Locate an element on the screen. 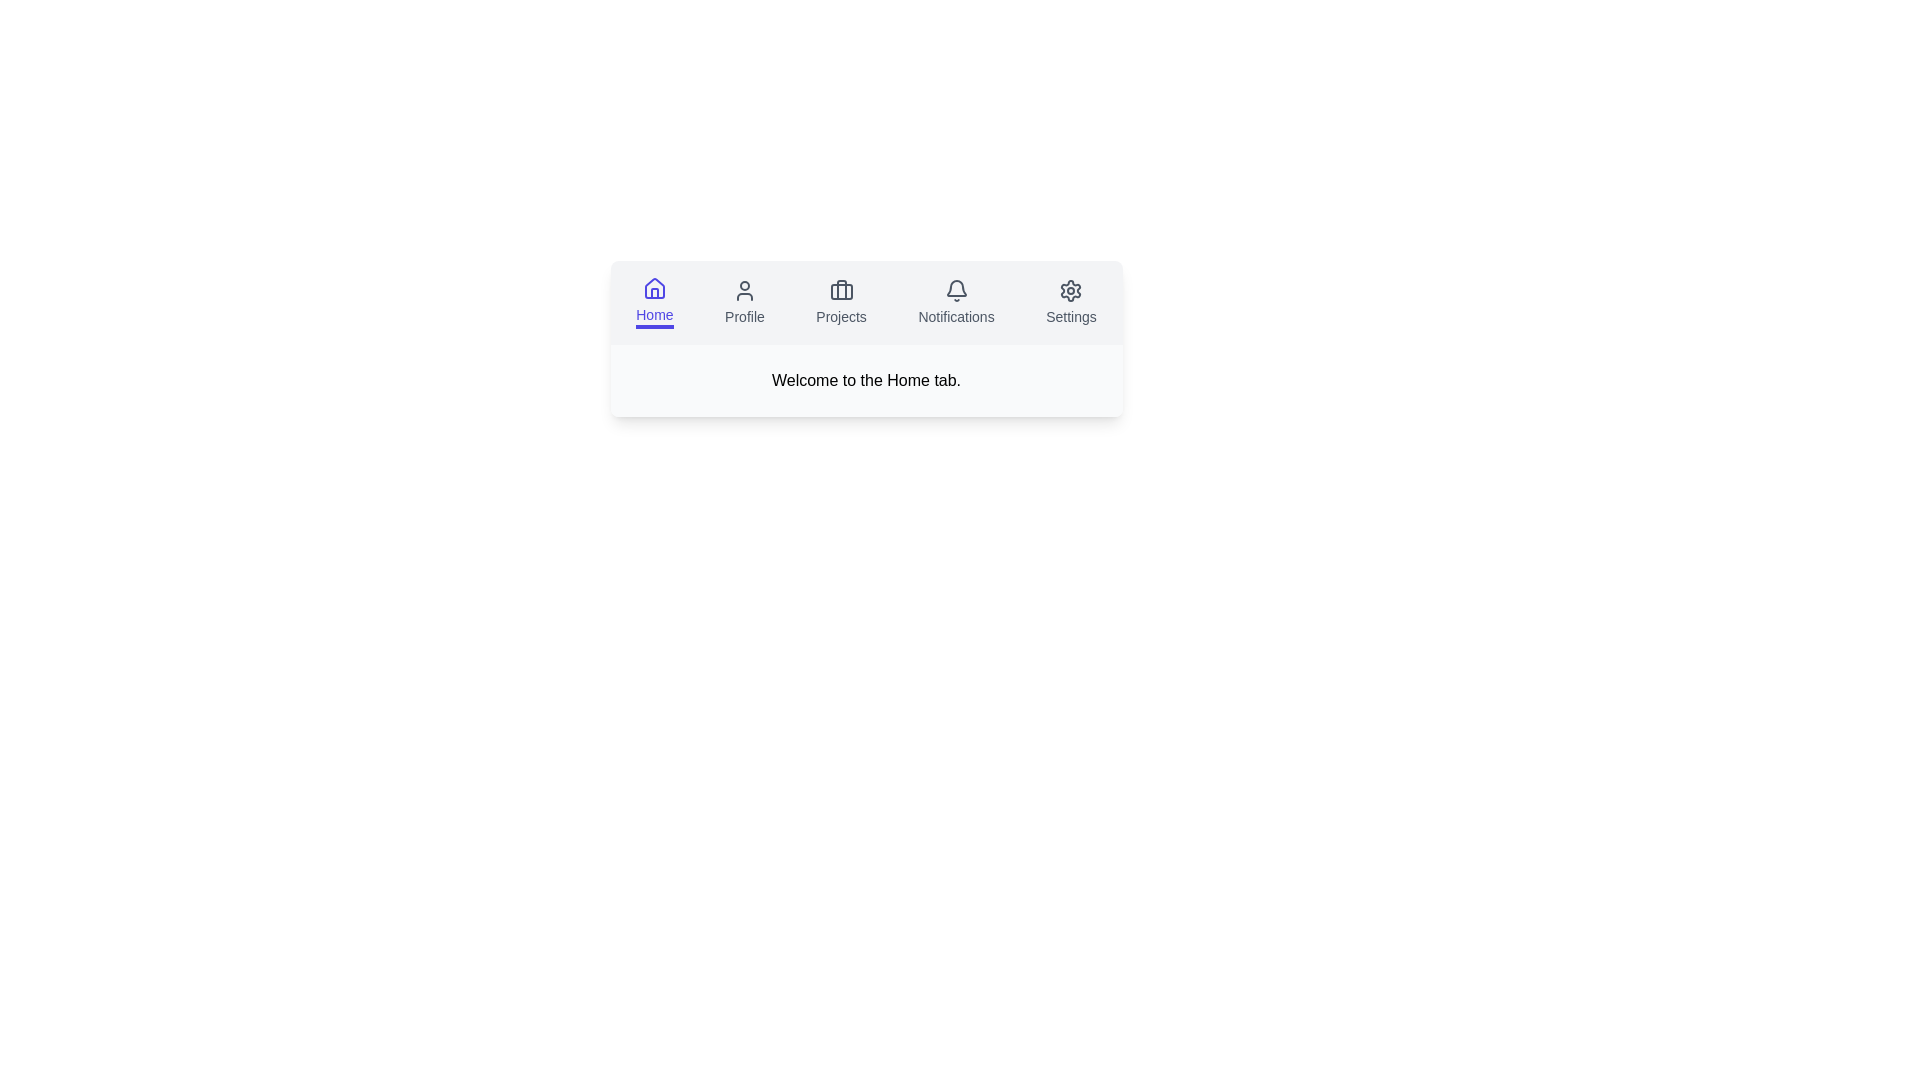  the 'Notifications' button, which features a bell icon and the text 'Notifications' in a light gray color scheme, to possibly reveal additional details is located at coordinates (955, 303).